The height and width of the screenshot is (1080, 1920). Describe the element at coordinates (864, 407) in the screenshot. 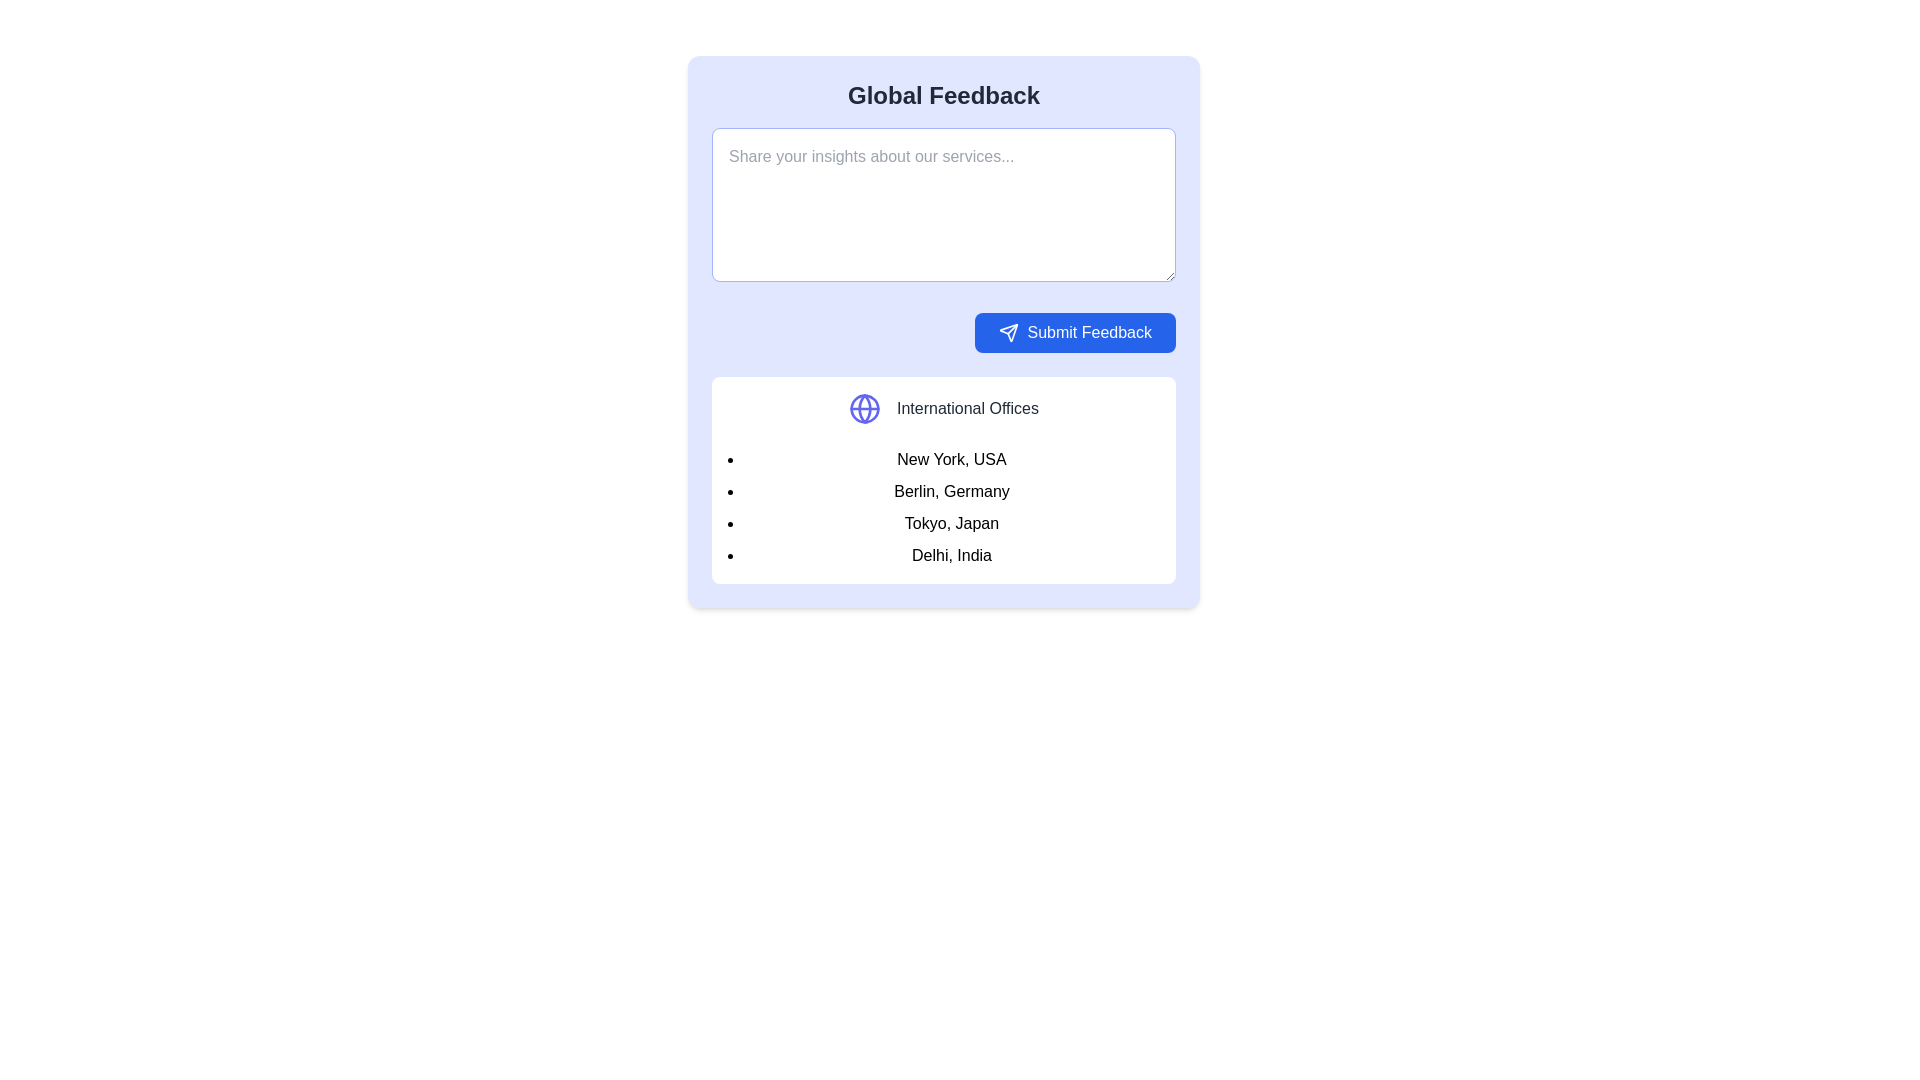

I see `the decorative circular element outlined in blue, which is part of the globe icon on the left side of the 'International Offices' section` at that location.